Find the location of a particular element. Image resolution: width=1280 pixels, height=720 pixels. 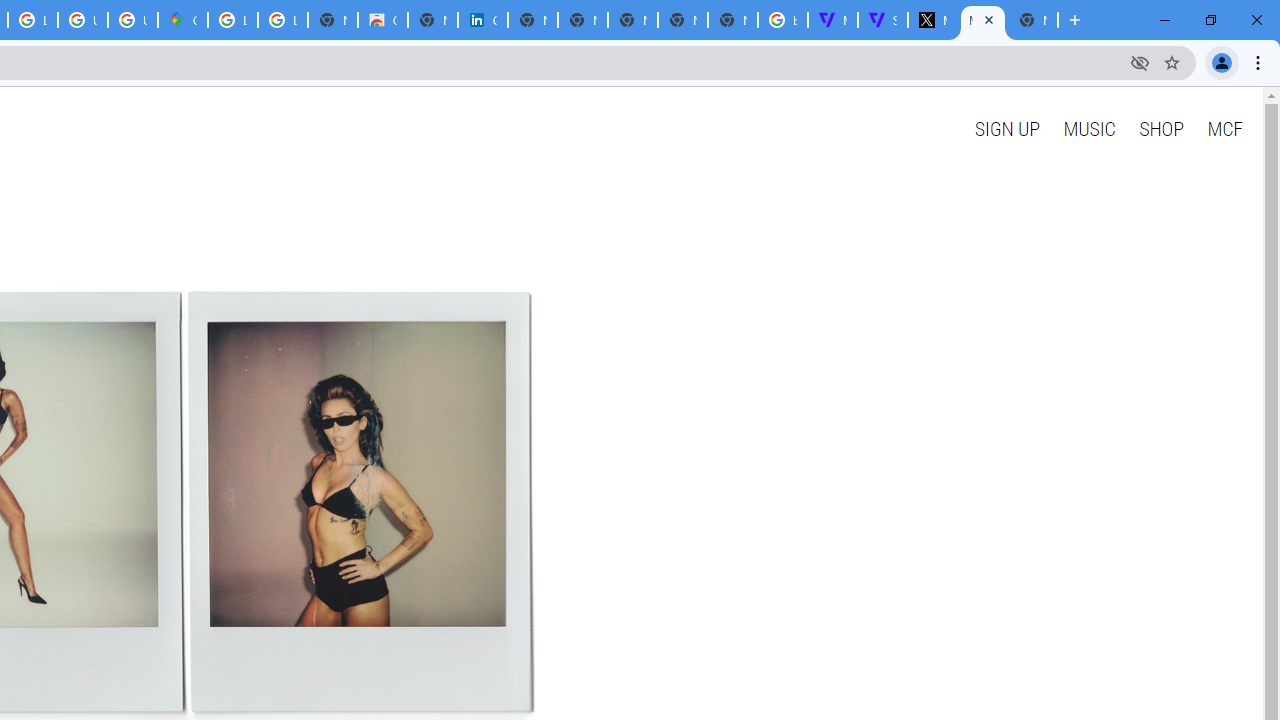

'SIGN UP' is located at coordinates (1006, 128).